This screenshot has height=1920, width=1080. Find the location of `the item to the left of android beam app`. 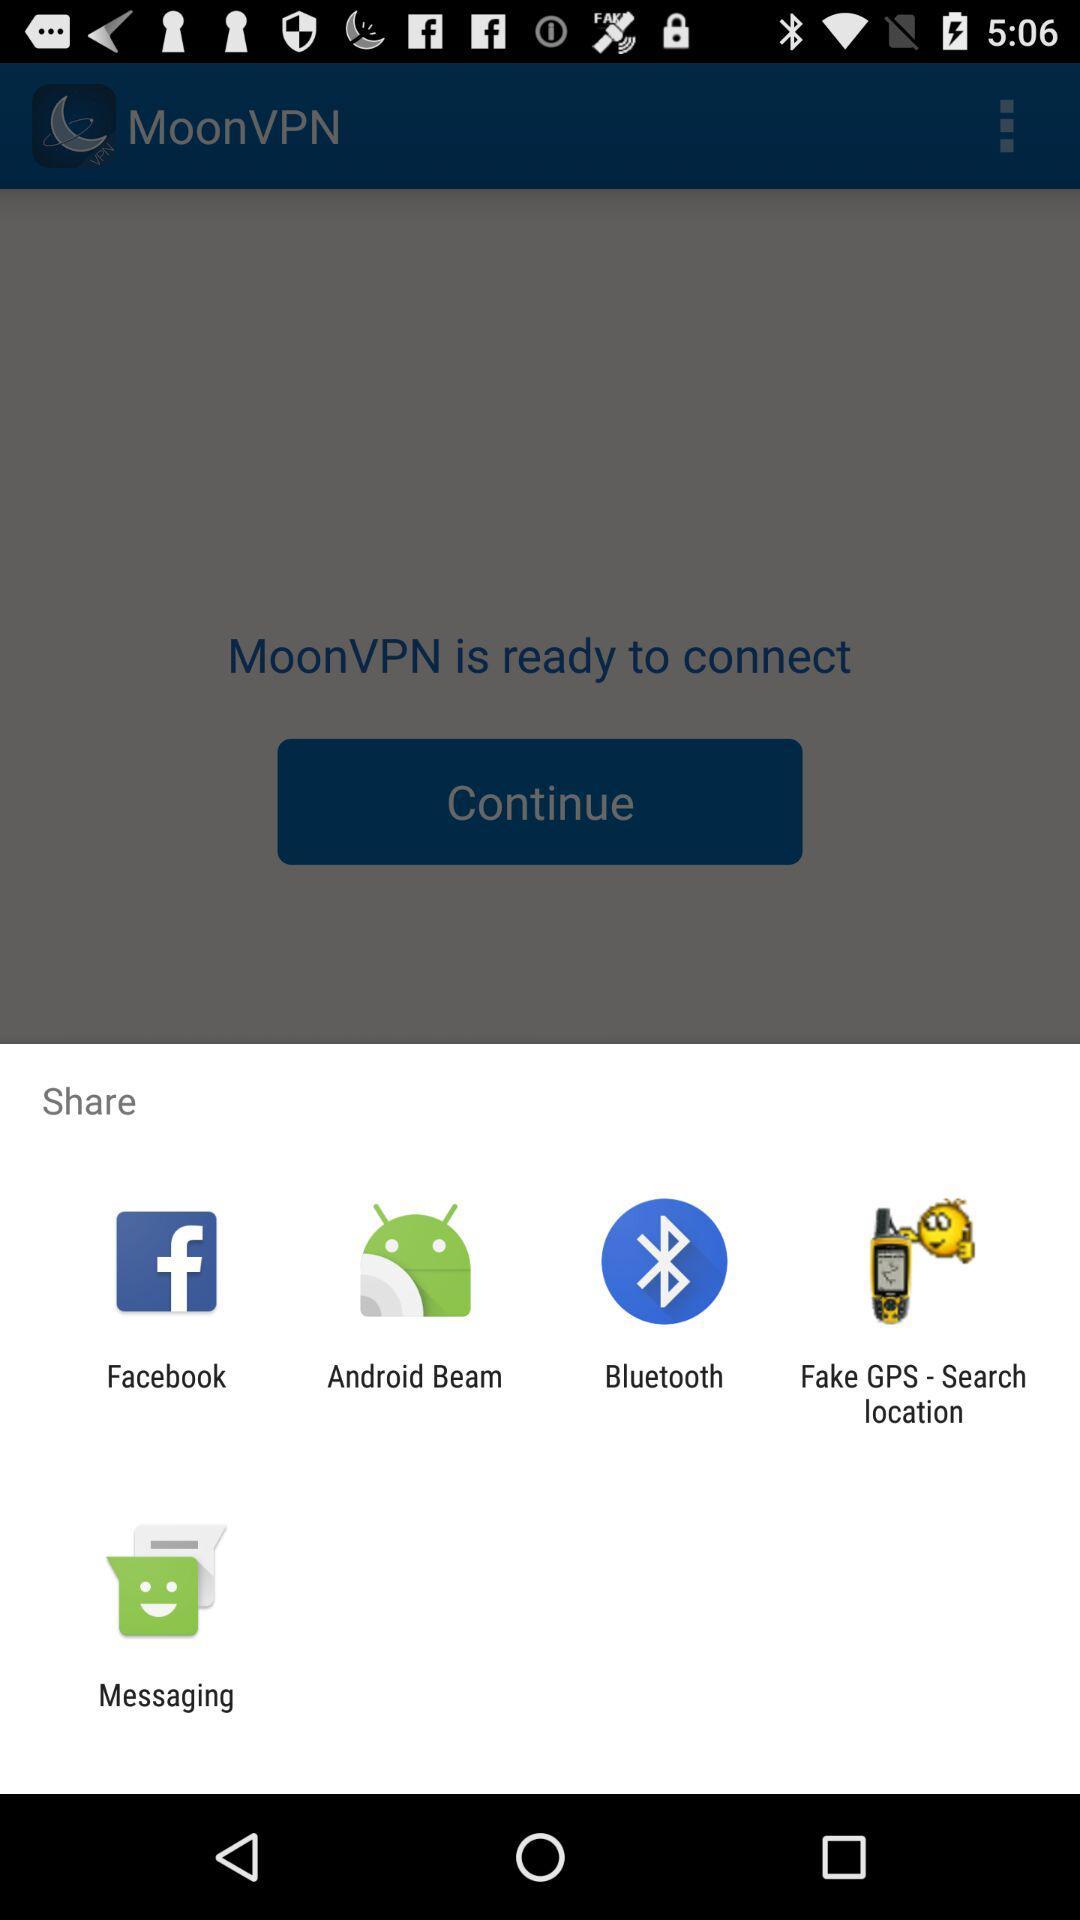

the item to the left of android beam app is located at coordinates (165, 1392).